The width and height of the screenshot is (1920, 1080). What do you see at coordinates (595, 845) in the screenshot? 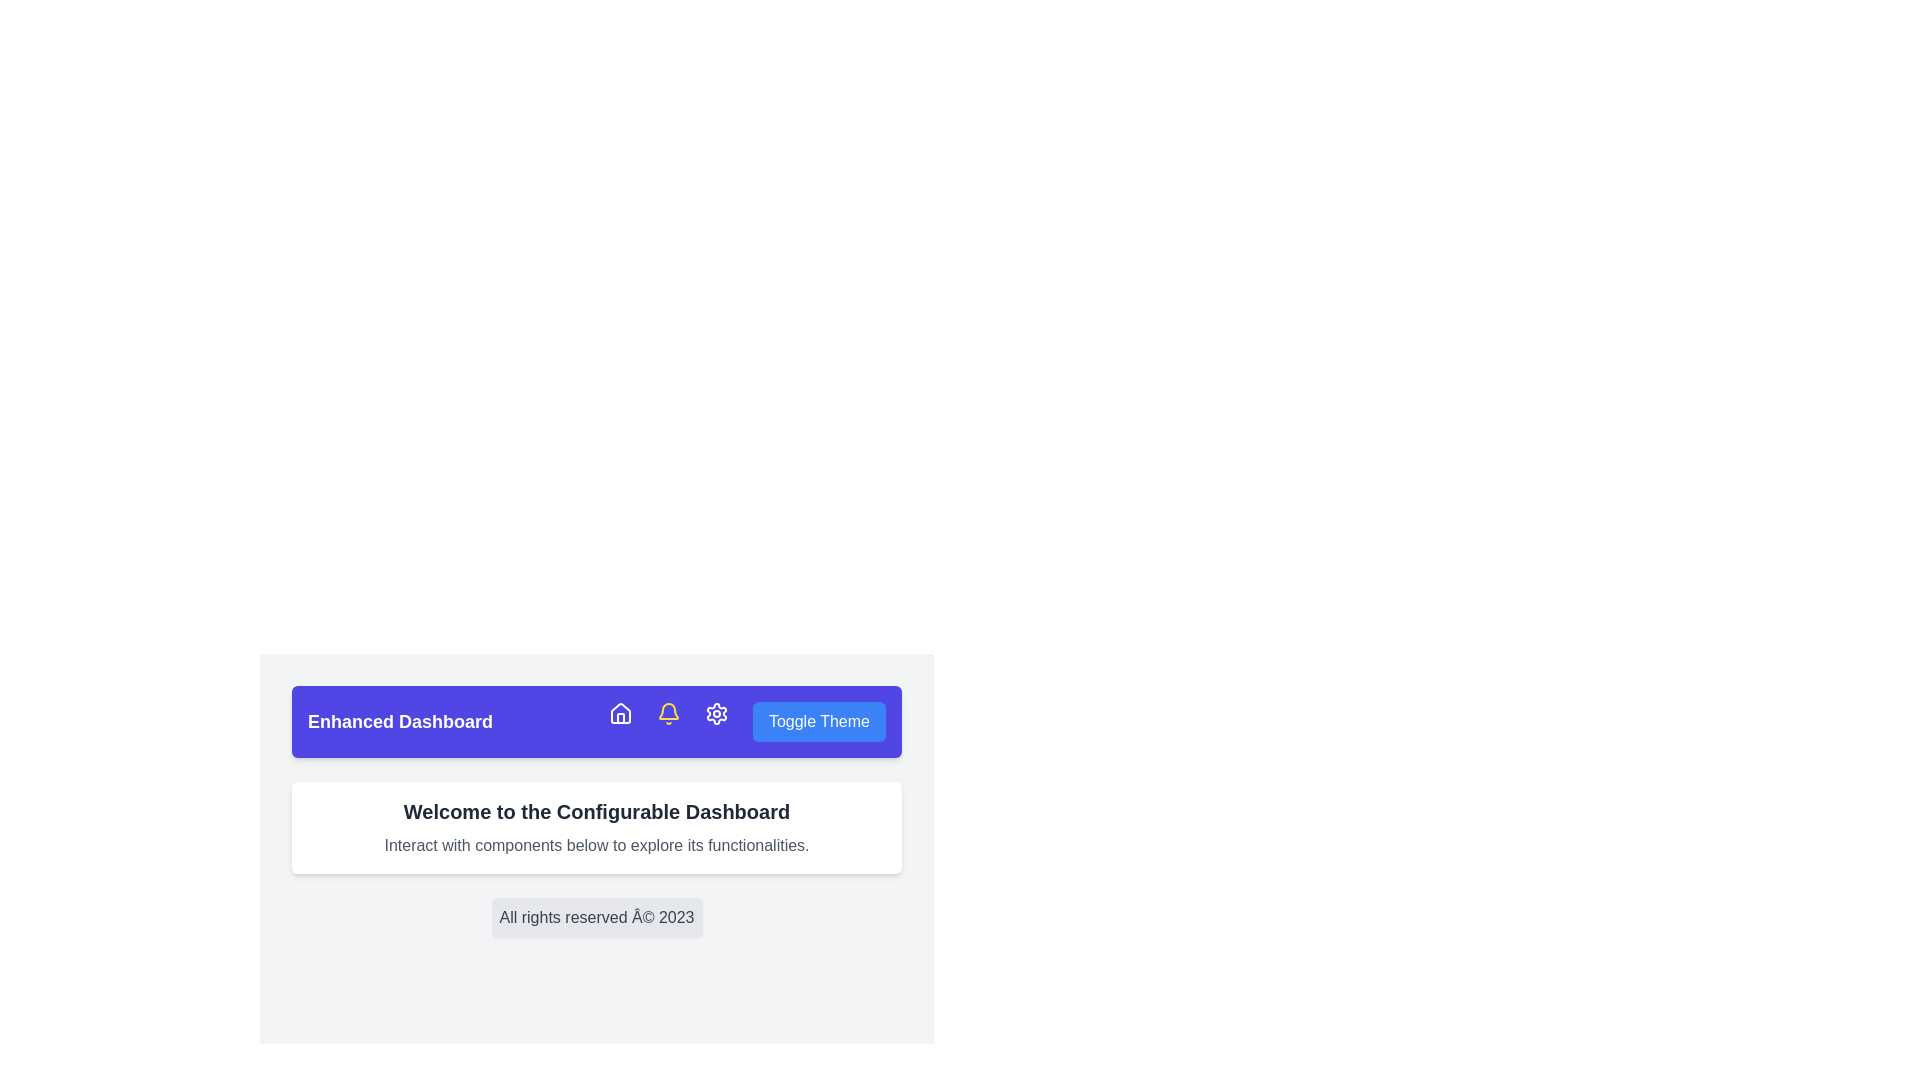
I see `the instructional text label located beneath the 'Welcome to the Configurable Dashboard' title, which is found within a white card section with rounded corners` at bounding box center [595, 845].